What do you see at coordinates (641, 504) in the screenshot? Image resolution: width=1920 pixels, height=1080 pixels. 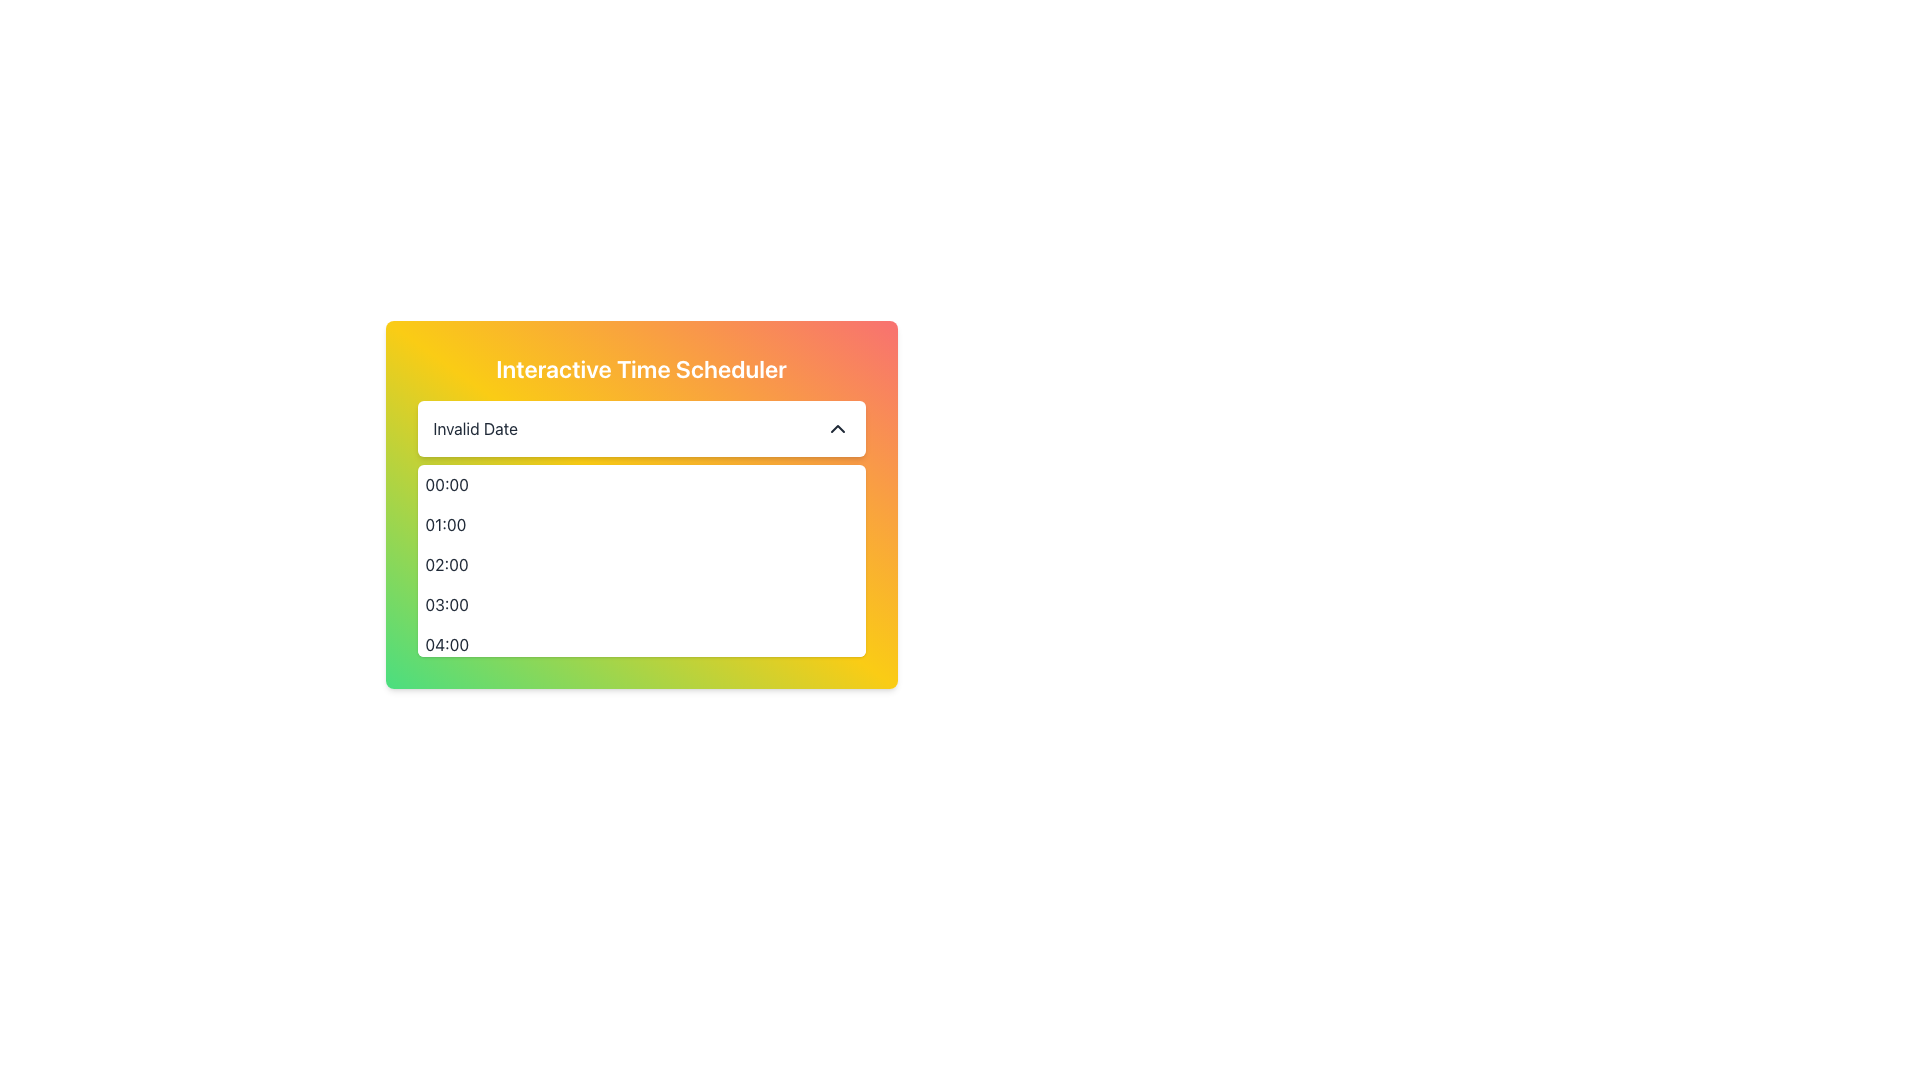 I see `the timeslot within the centered time selection panel` at bounding box center [641, 504].